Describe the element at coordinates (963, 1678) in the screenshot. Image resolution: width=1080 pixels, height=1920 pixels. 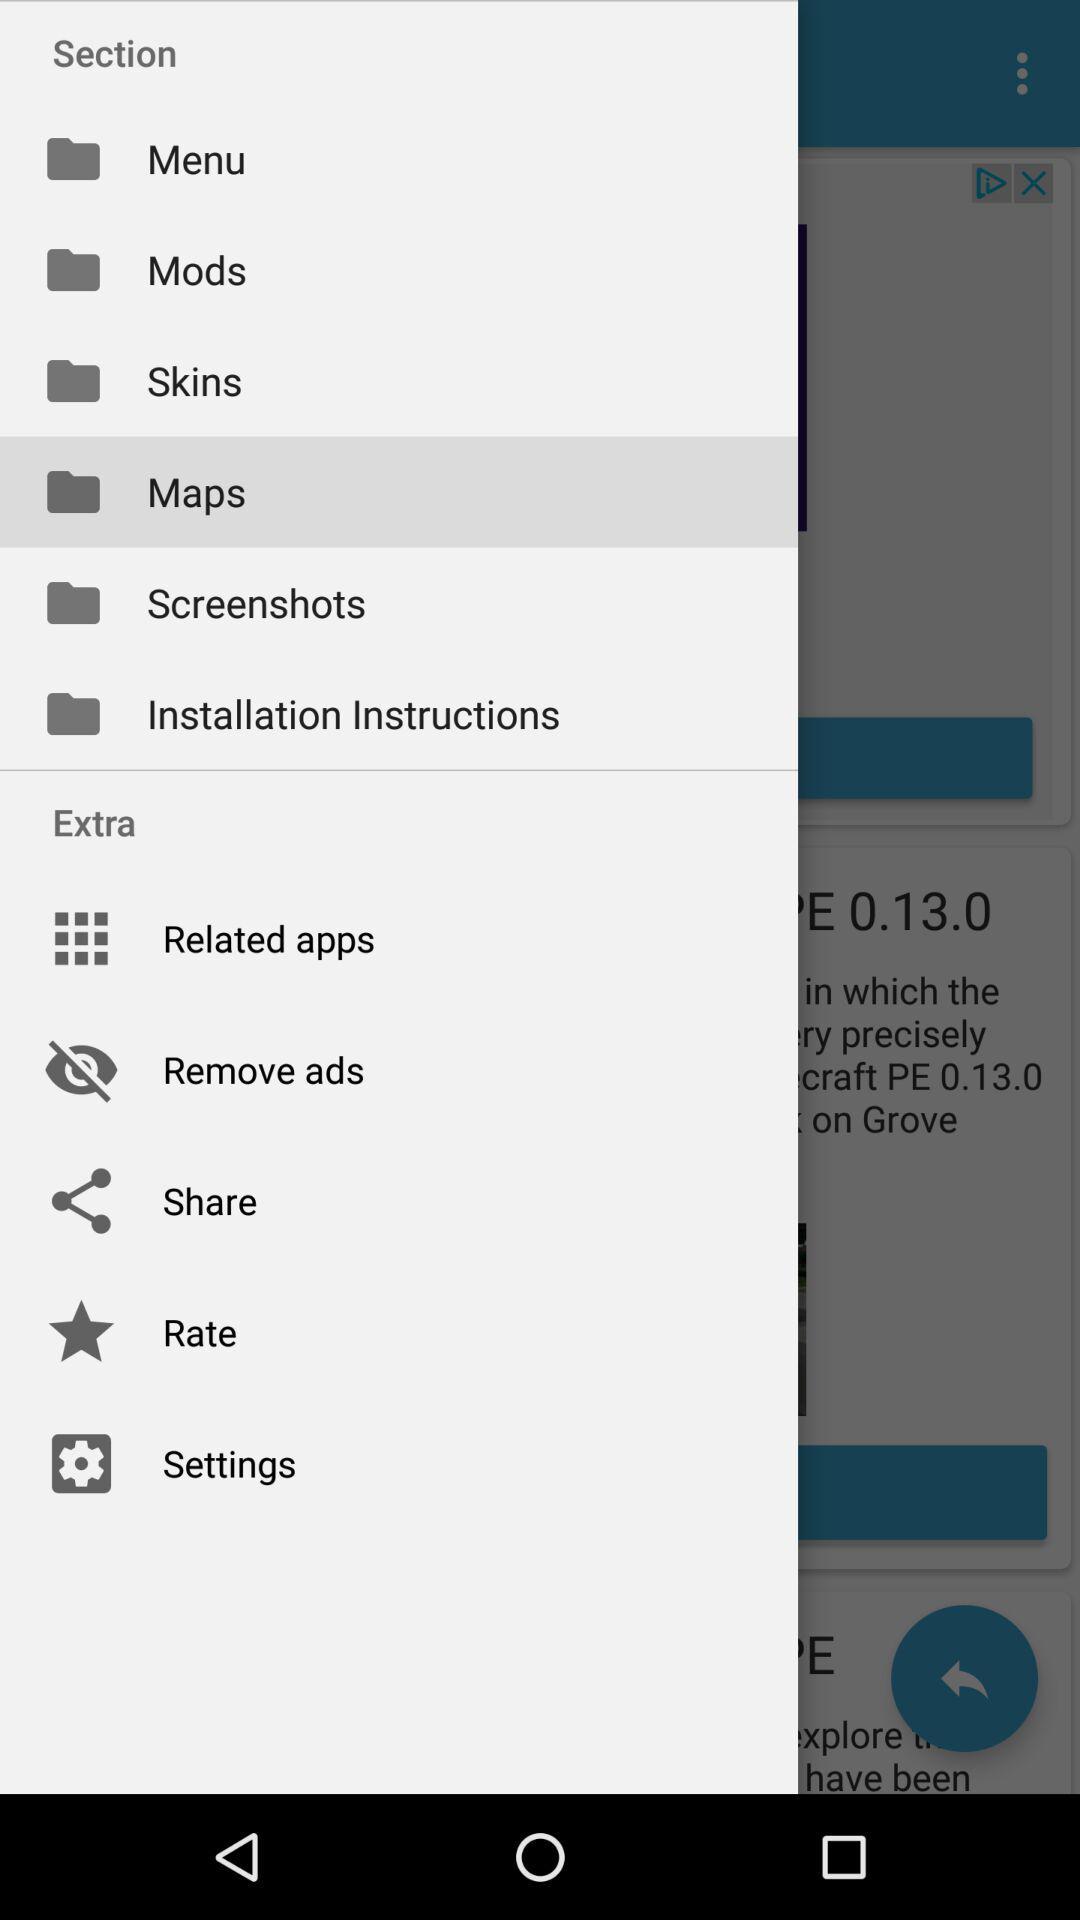
I see `the reply icon` at that location.